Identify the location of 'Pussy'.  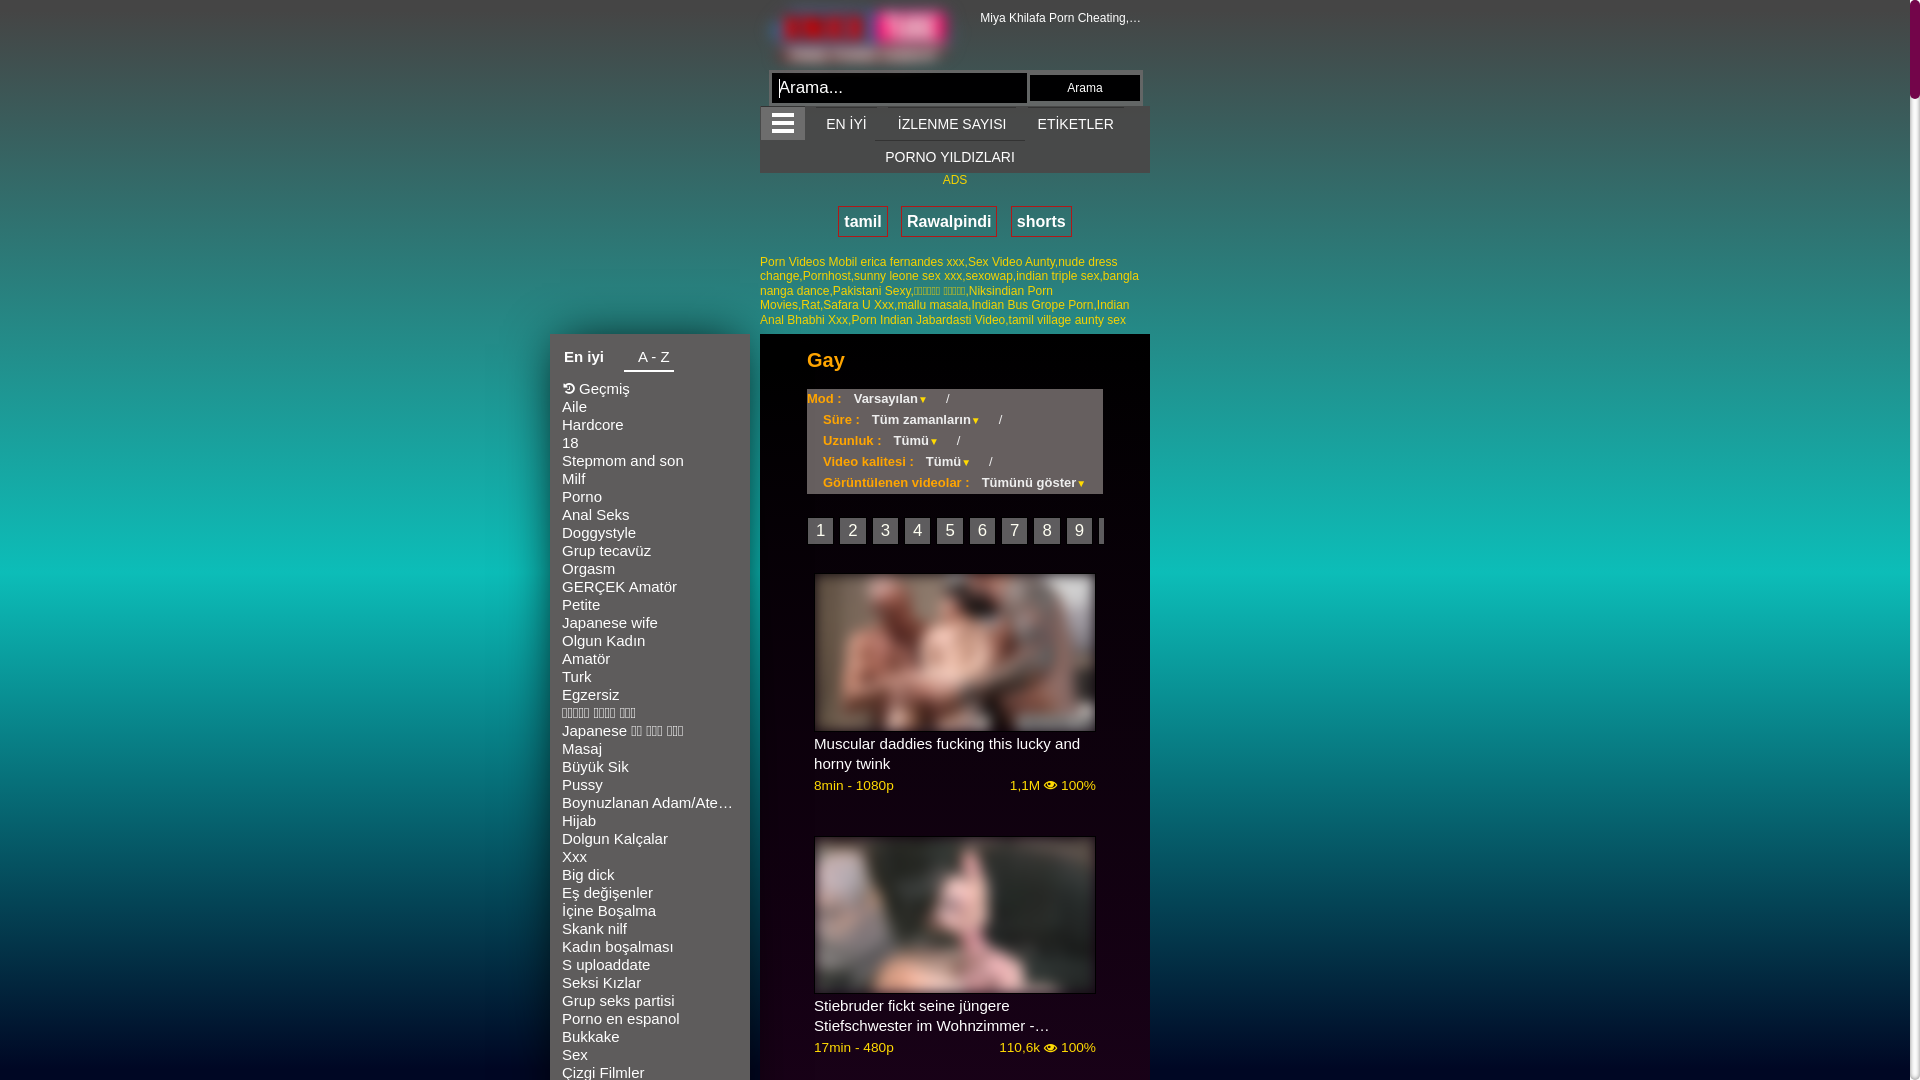
(649, 784).